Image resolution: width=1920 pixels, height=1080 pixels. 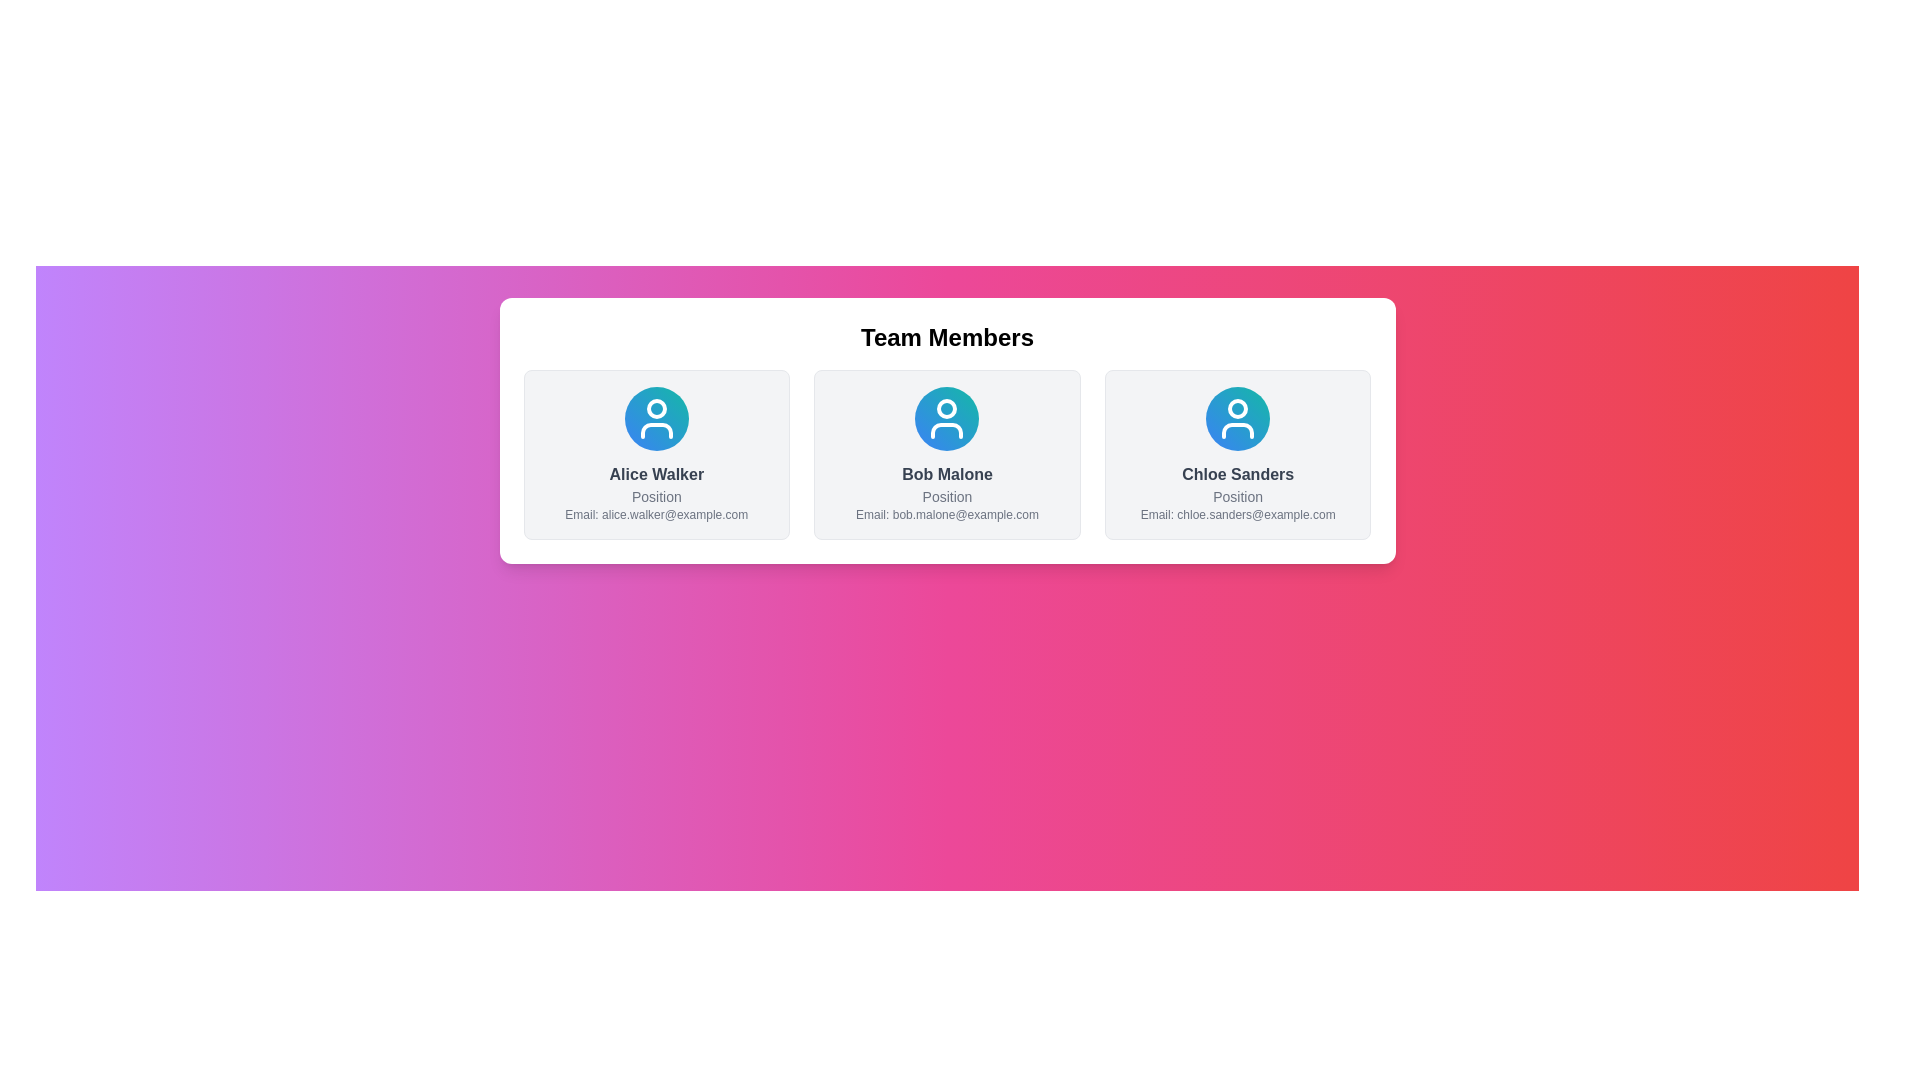 I want to click on the label displaying 'Bob Malone', which is the second element in a horizontal row of cards, positioned under the circular icon and above the text 'Position', so click(x=946, y=474).